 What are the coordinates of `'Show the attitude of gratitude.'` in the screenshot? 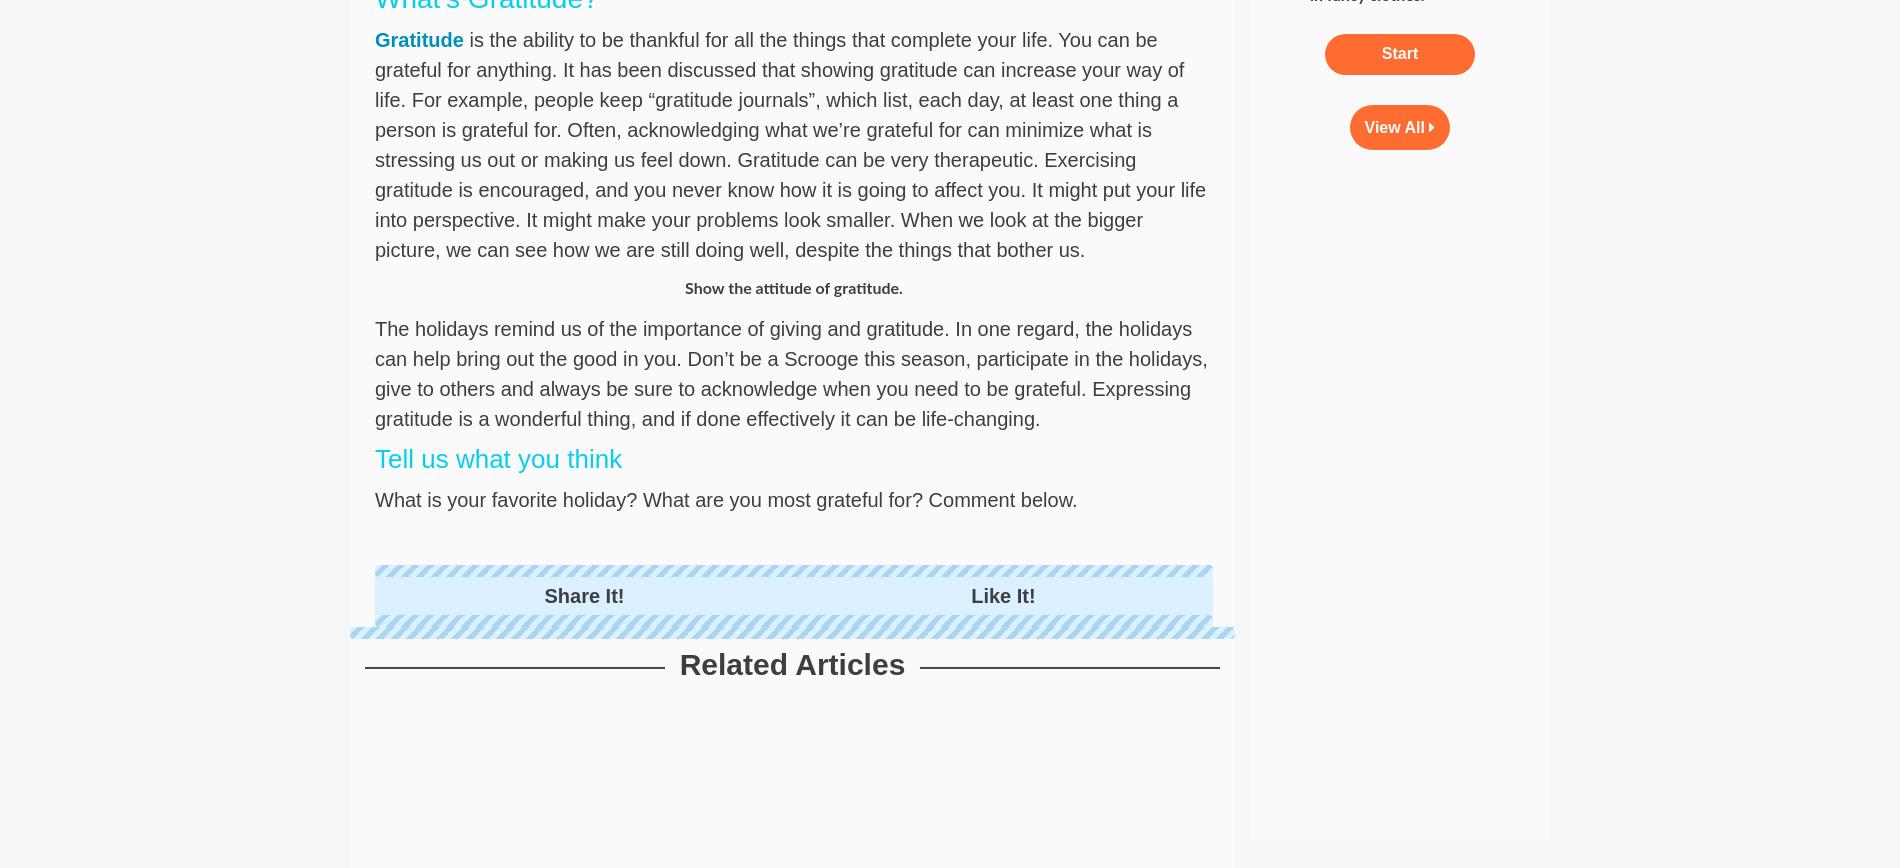 It's located at (792, 288).